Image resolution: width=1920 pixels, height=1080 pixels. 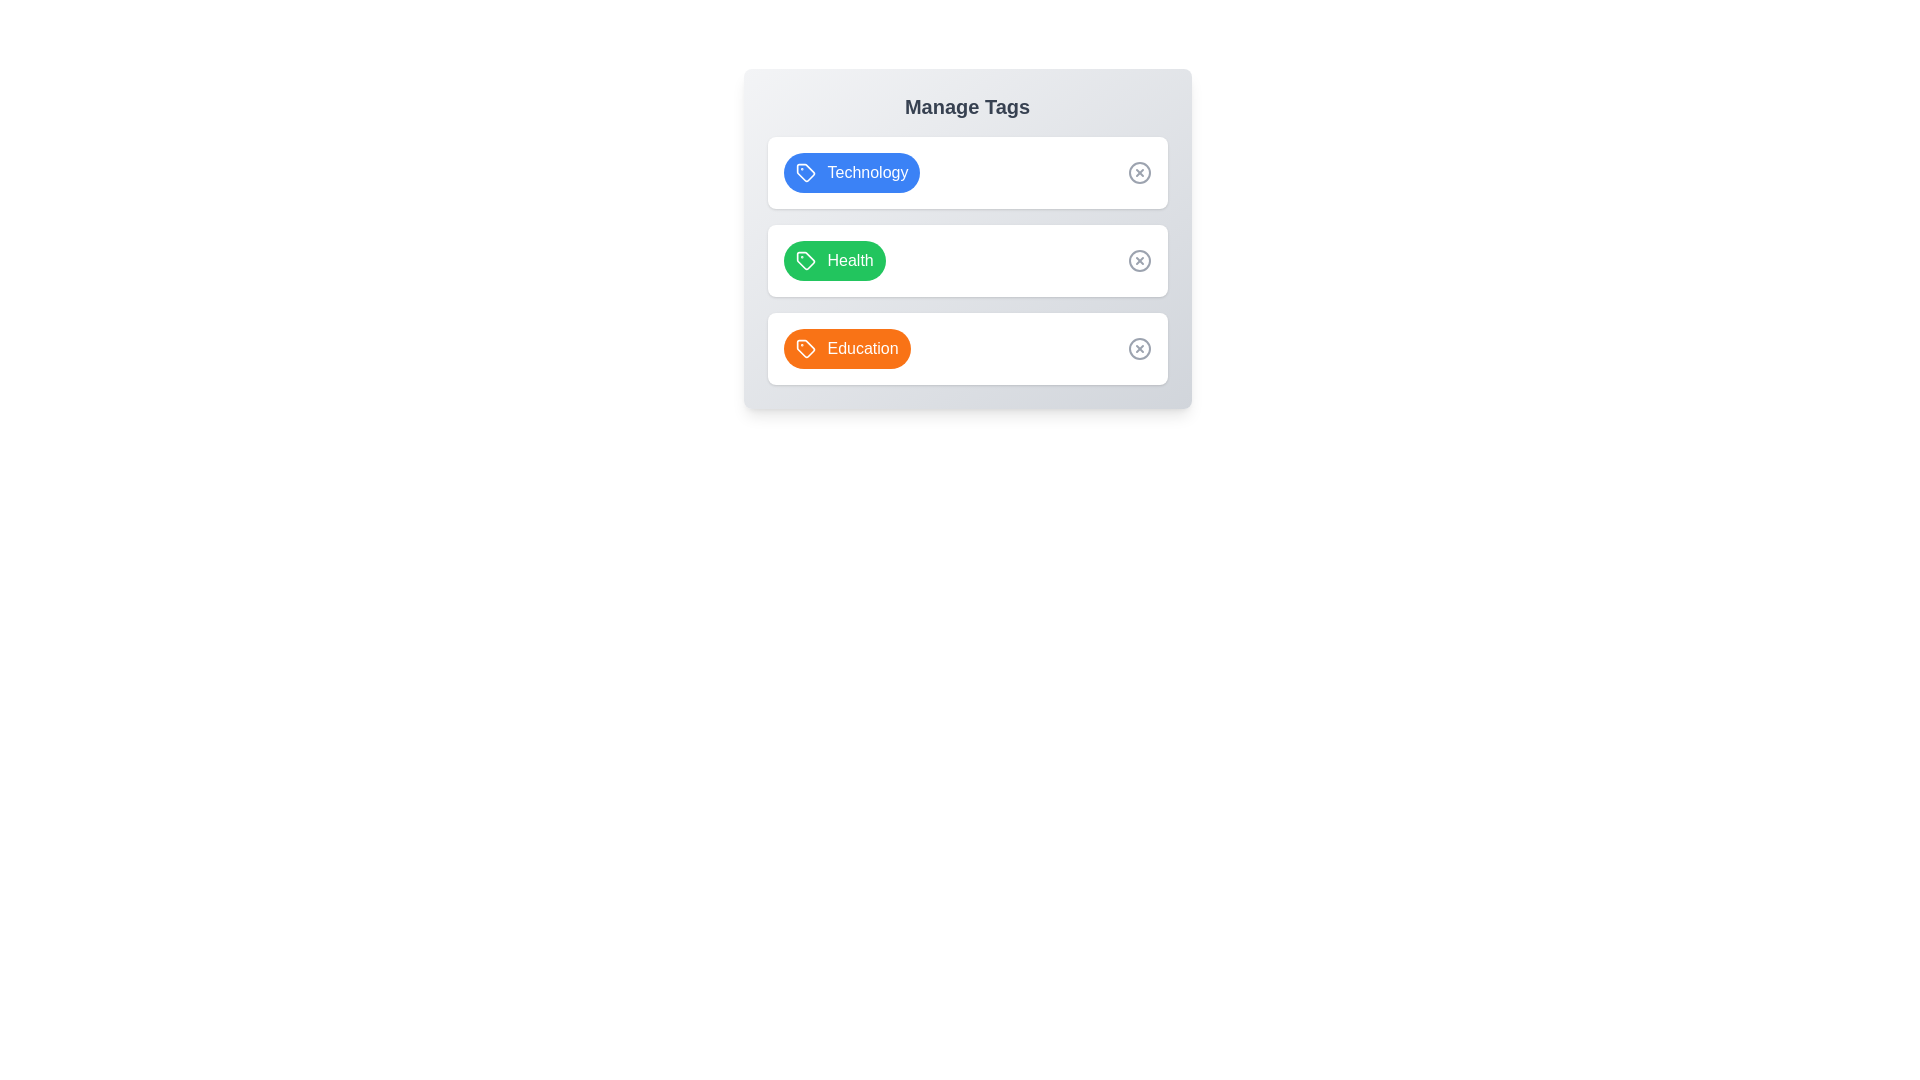 What do you see at coordinates (1139, 172) in the screenshot?
I see `the close button of the 'Technology' tag to view its hover effect` at bounding box center [1139, 172].